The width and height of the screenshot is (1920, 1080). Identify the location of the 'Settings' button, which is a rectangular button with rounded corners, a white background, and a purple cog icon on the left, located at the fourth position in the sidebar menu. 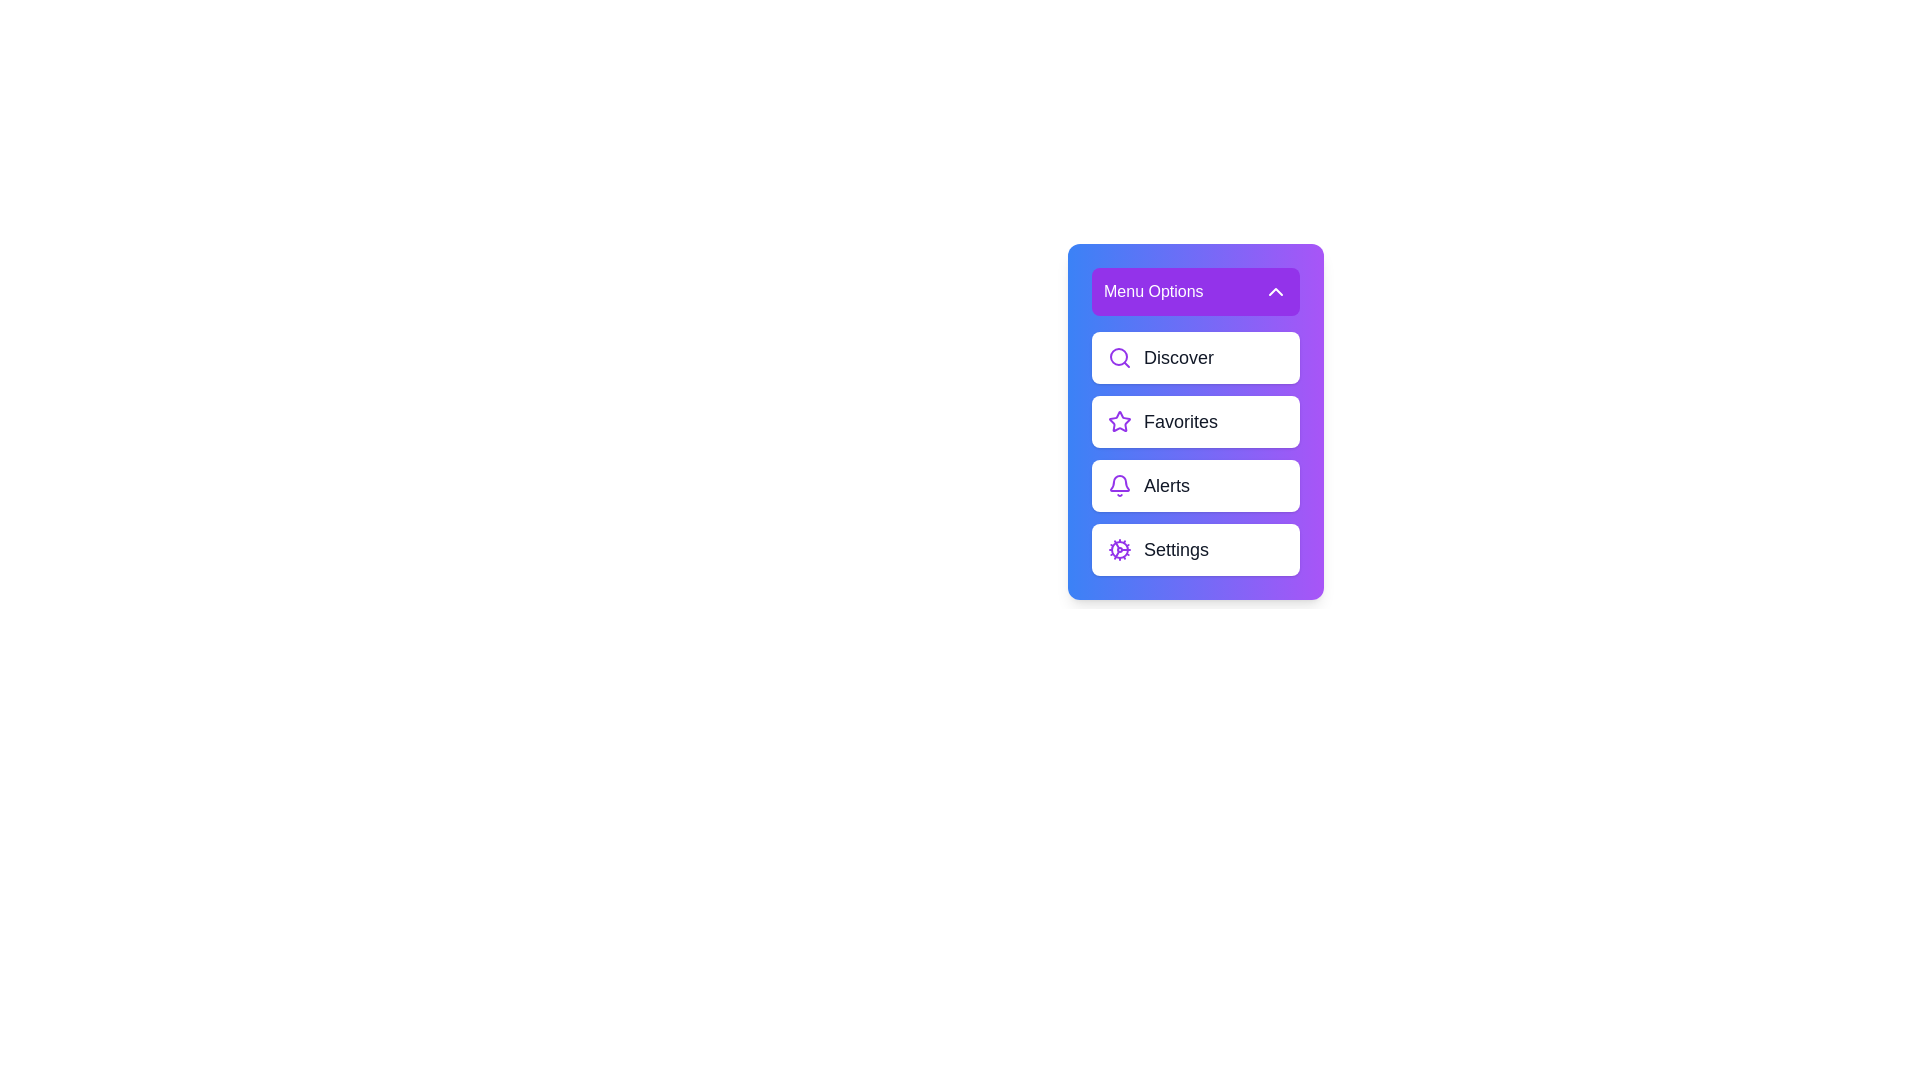
(1195, 550).